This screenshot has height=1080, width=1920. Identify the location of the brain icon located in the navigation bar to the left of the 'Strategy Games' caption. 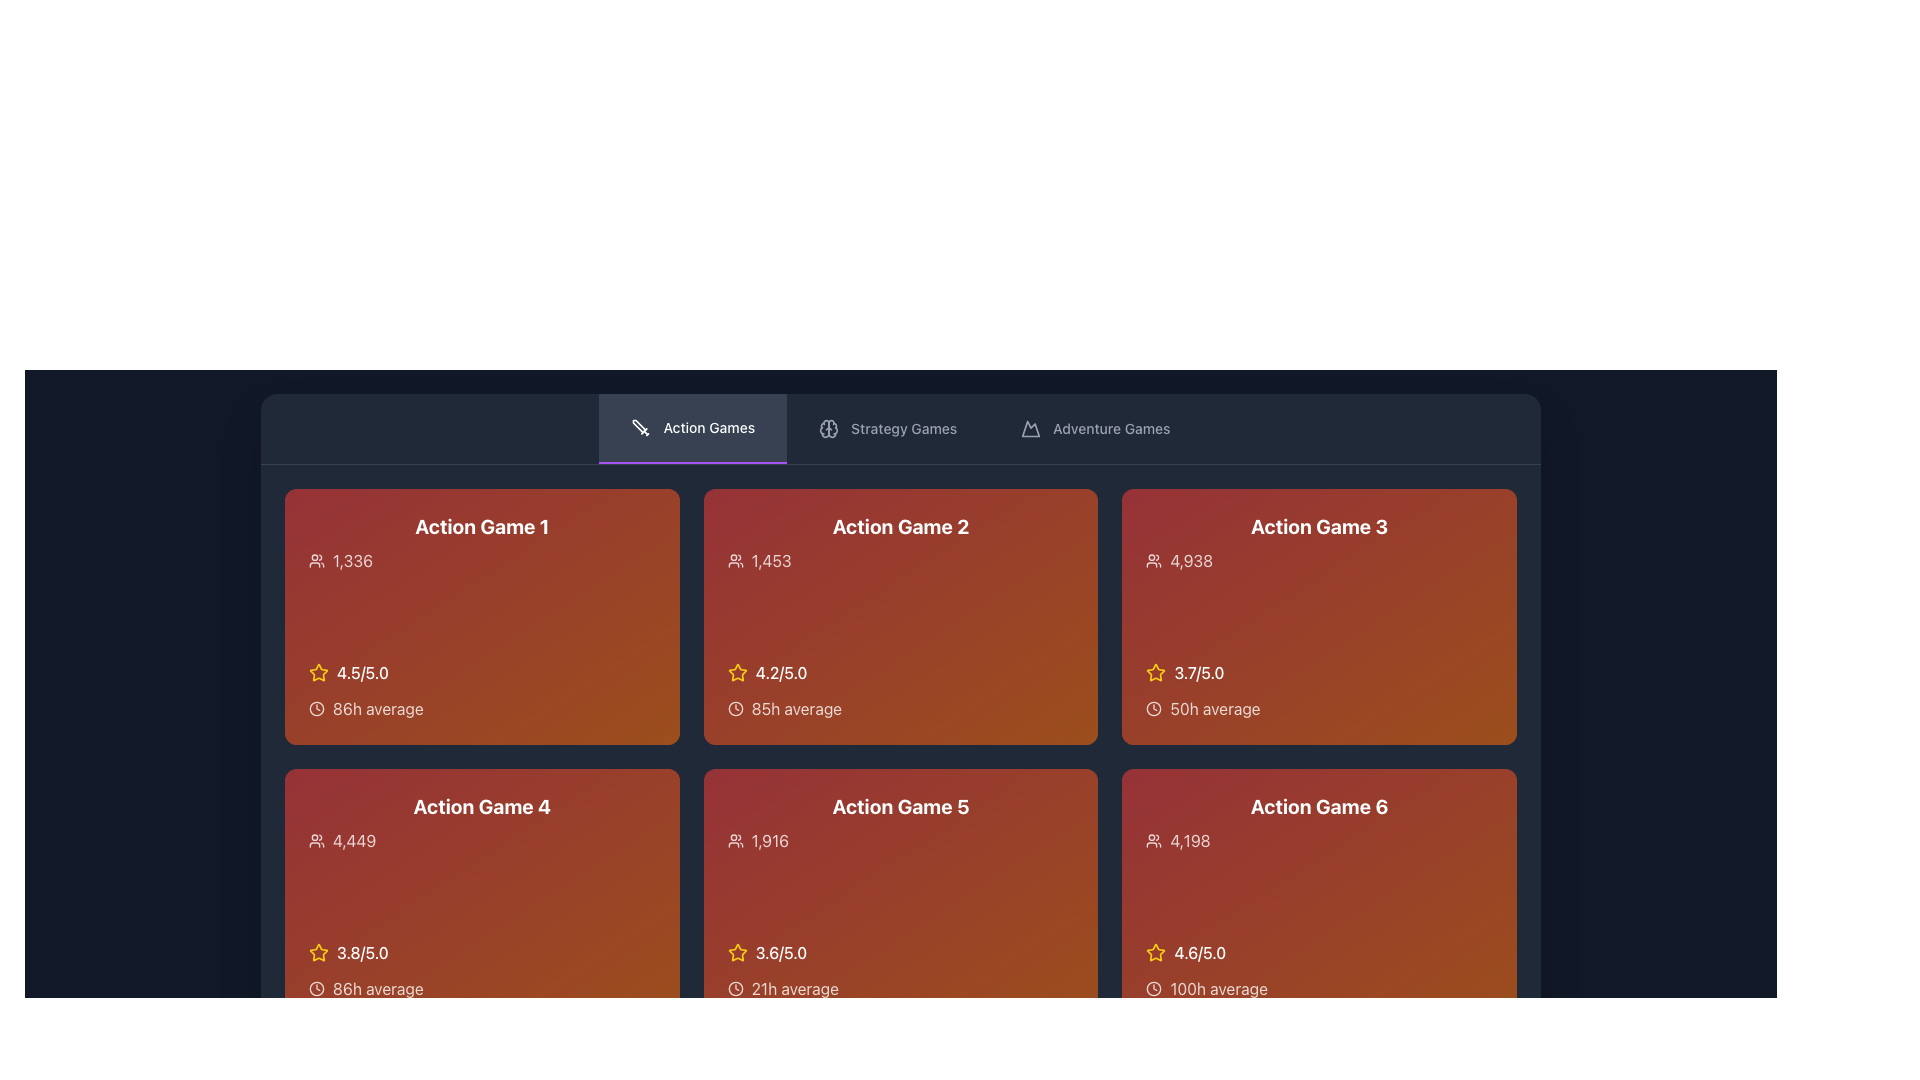
(829, 427).